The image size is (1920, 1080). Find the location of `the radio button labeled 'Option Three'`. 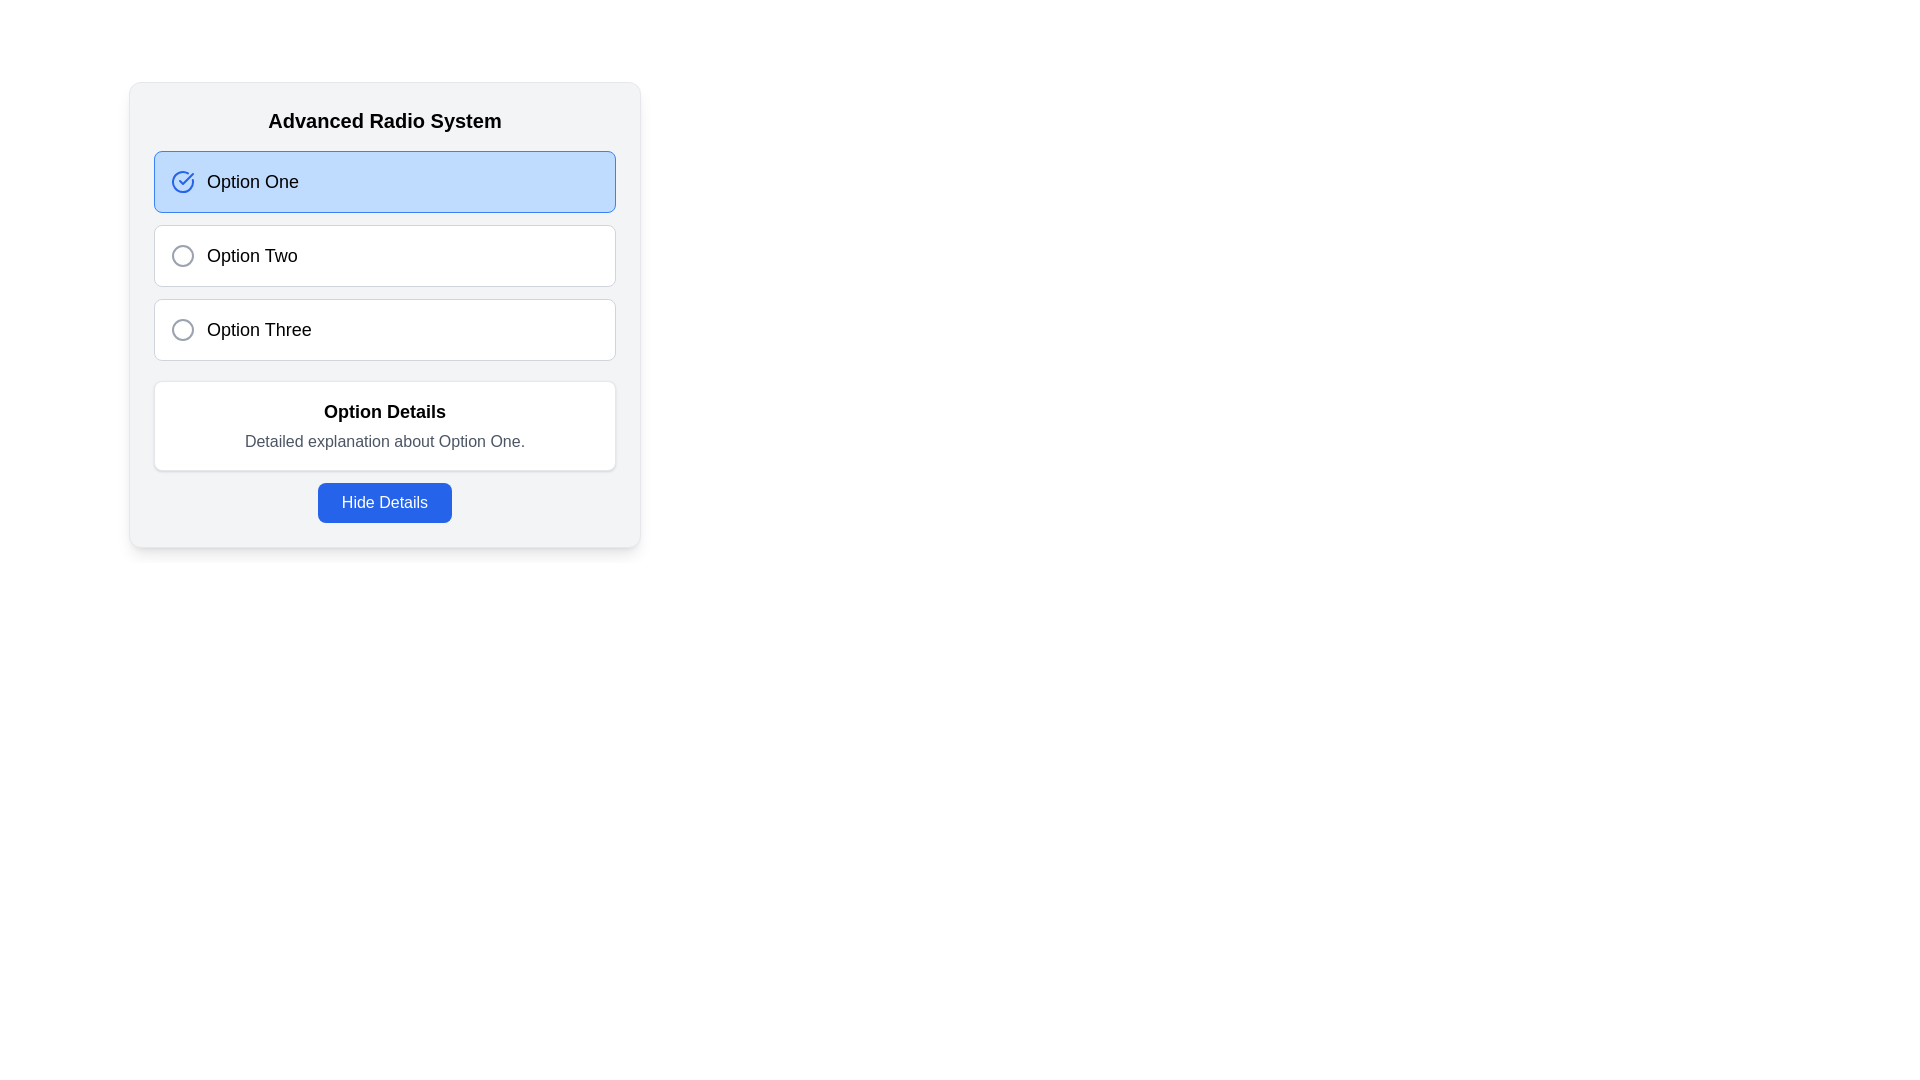

the radio button labeled 'Option Three' is located at coordinates (384, 315).